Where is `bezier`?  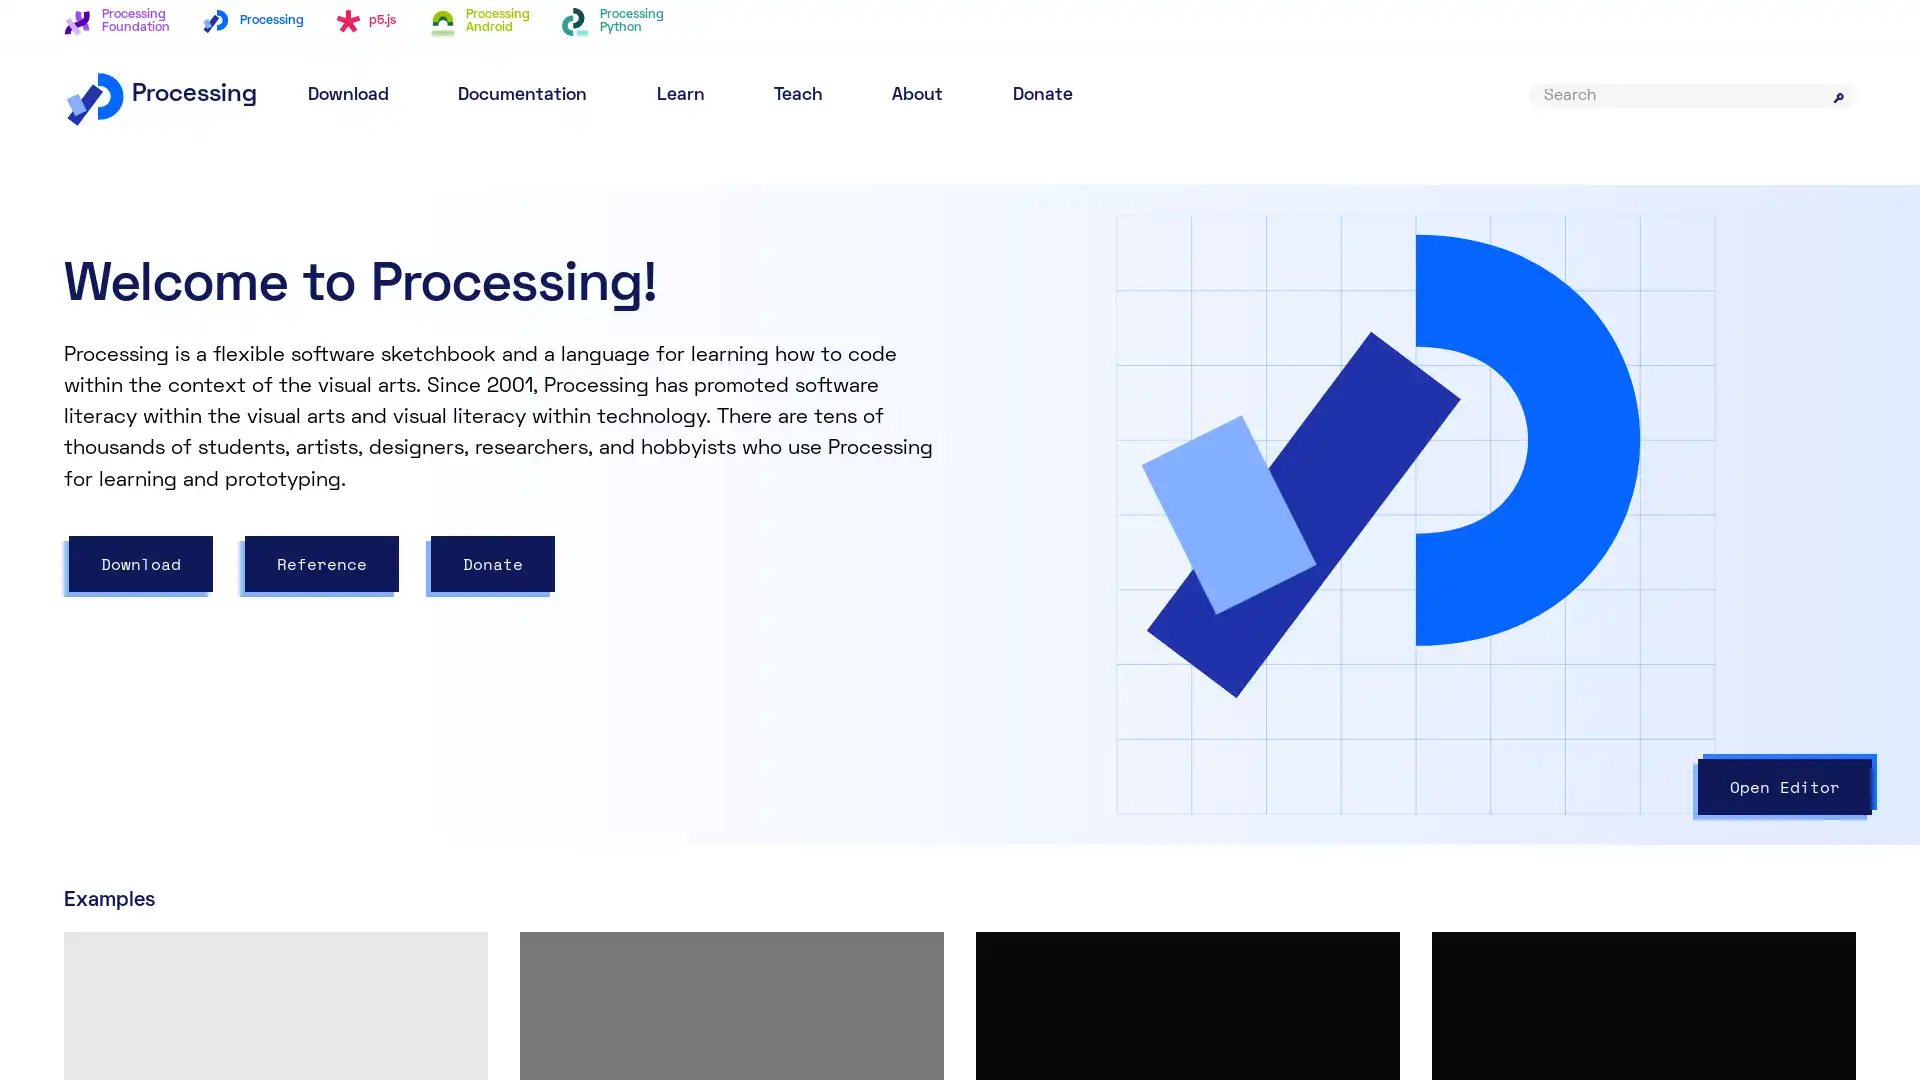 bezier is located at coordinates (1044, 548).